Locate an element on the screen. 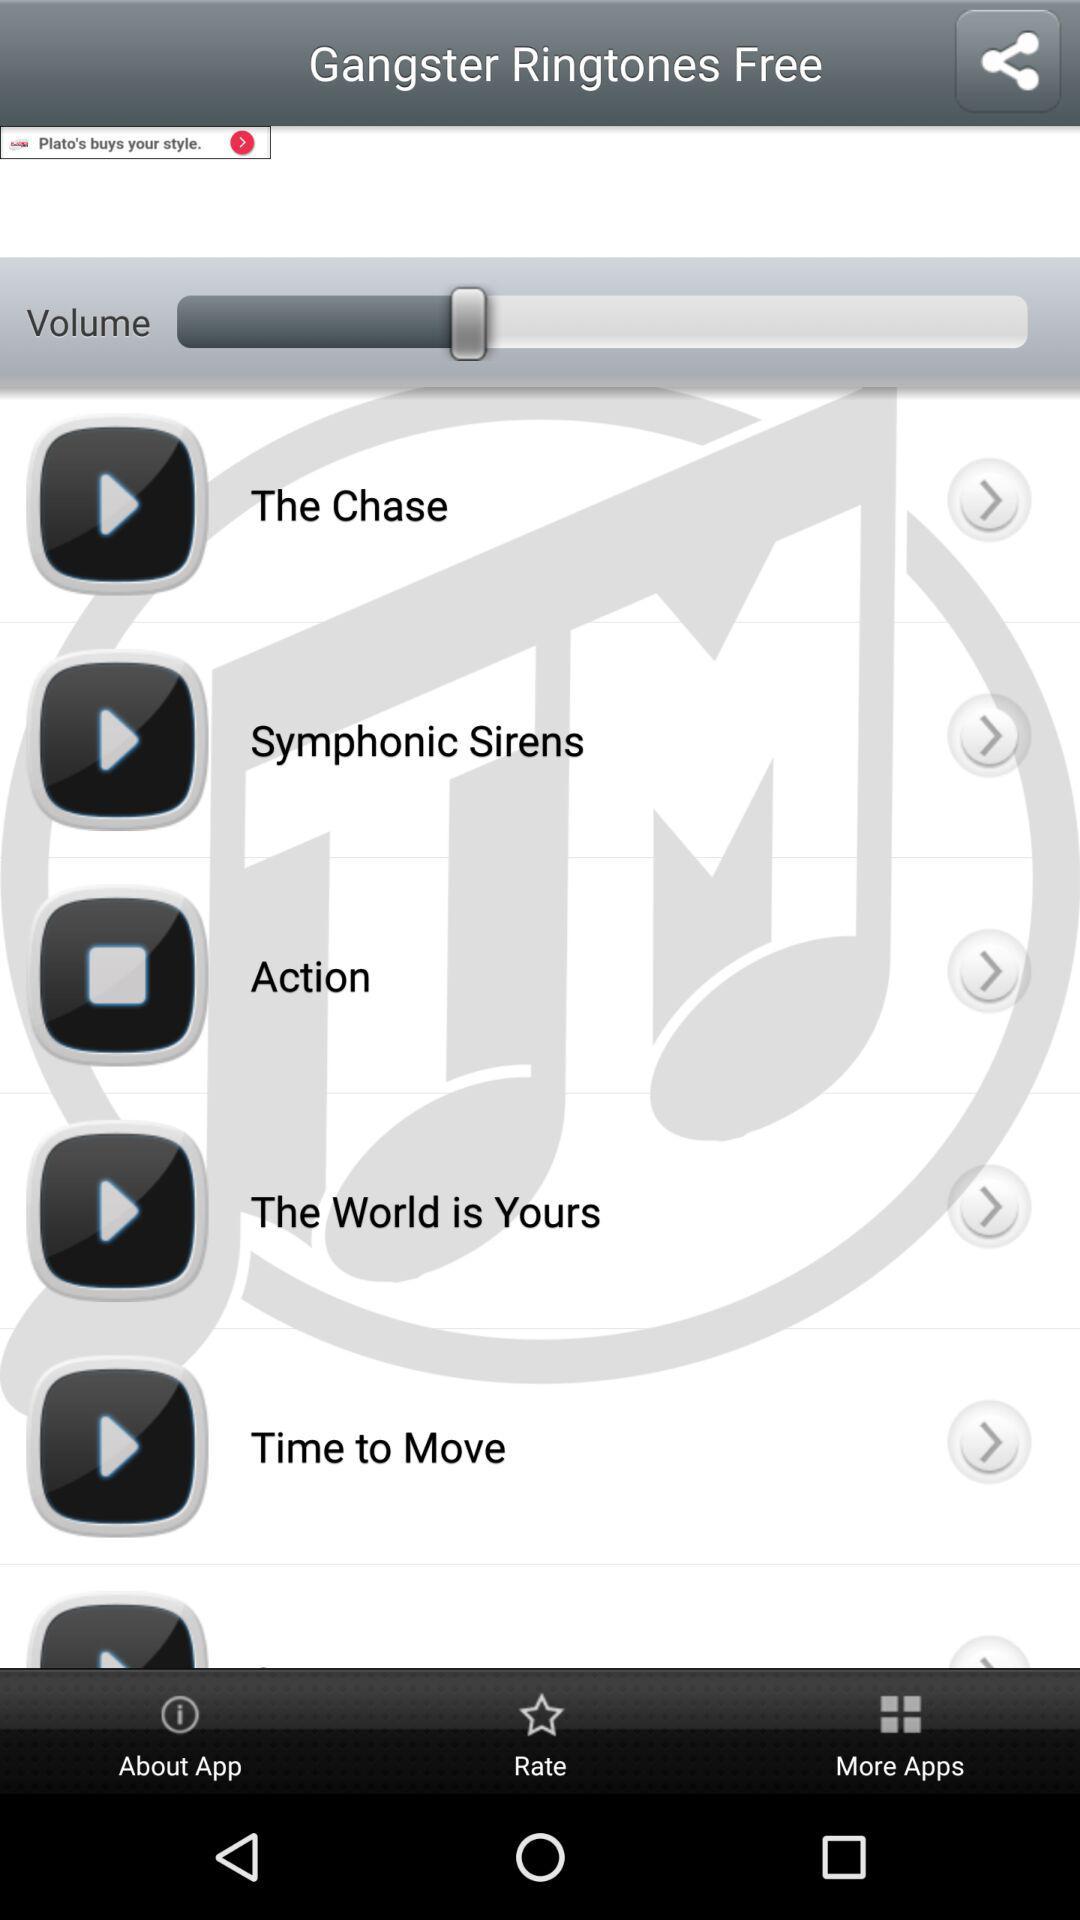 The height and width of the screenshot is (1920, 1080). logo is located at coordinates (987, 1616).